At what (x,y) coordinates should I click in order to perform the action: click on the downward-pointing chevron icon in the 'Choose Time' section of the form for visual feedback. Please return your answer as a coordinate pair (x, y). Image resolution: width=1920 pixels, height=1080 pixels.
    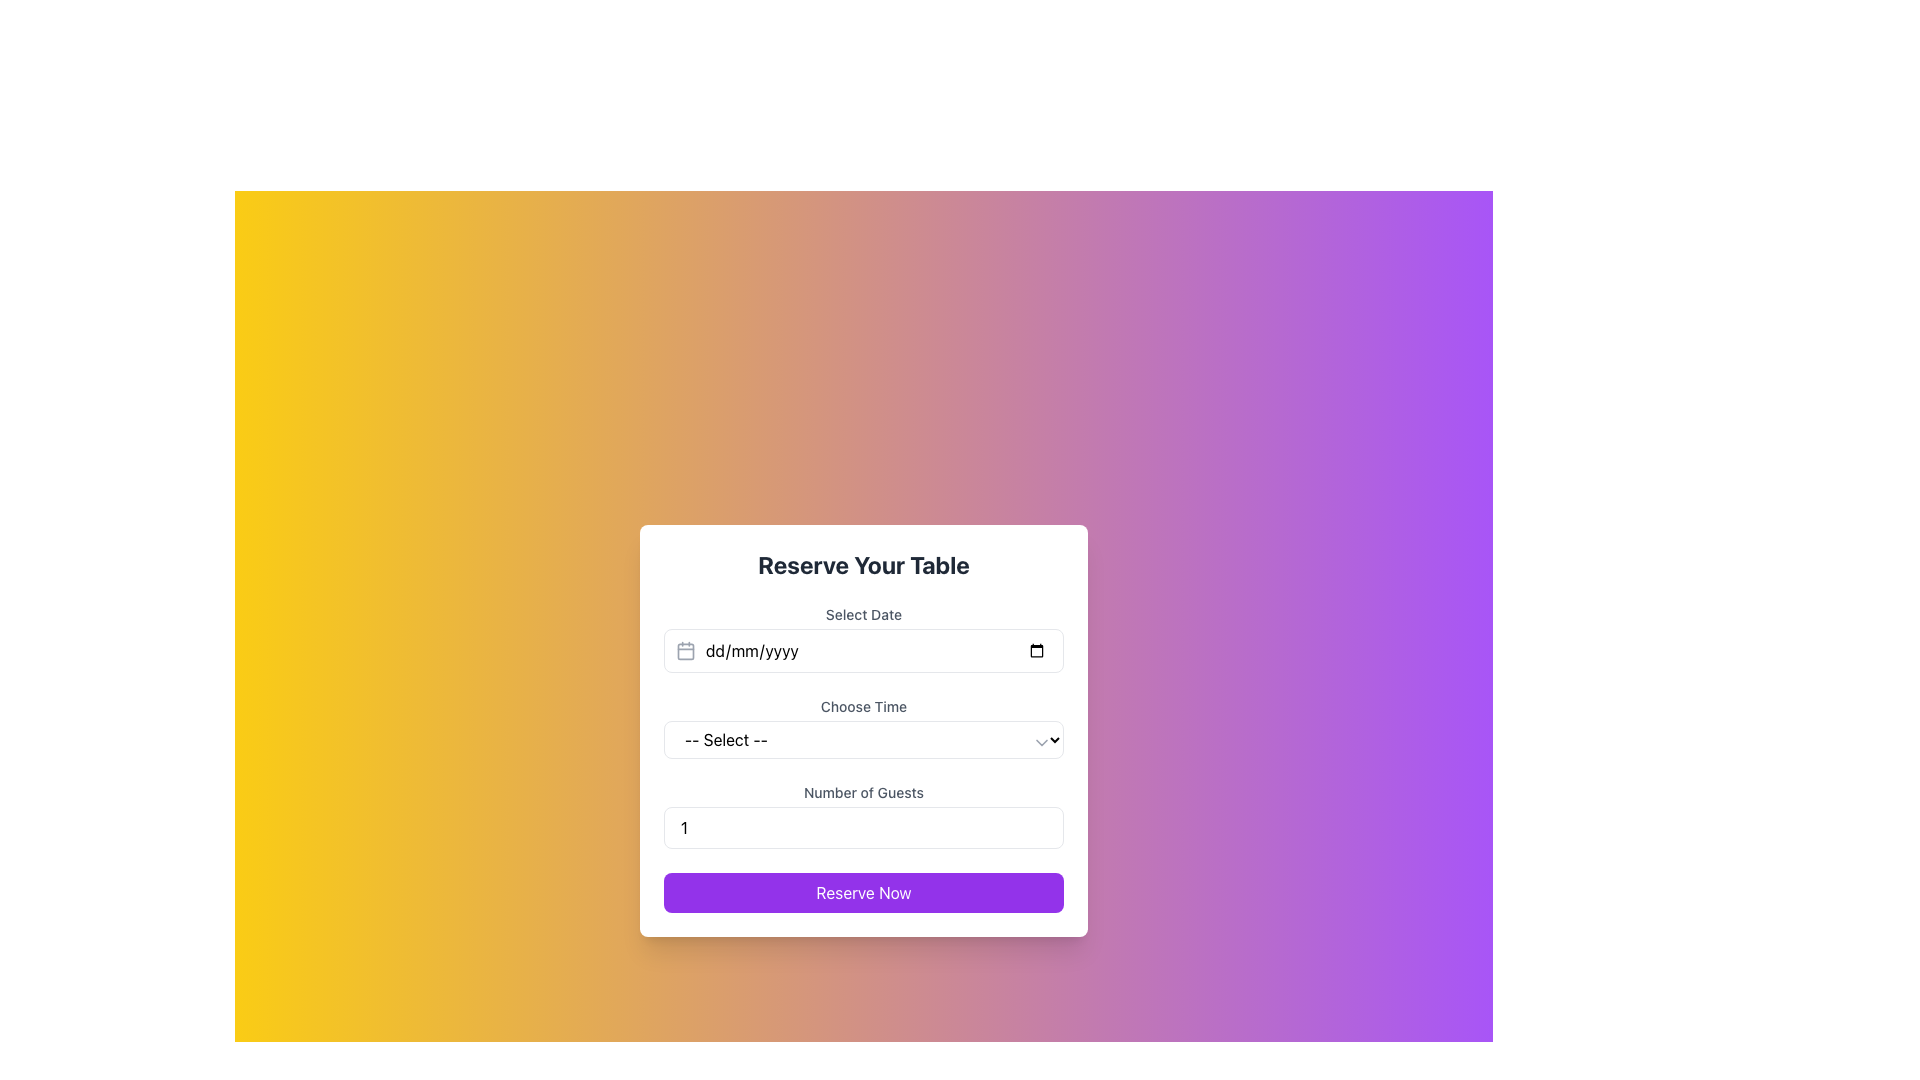
    Looking at the image, I should click on (1040, 743).